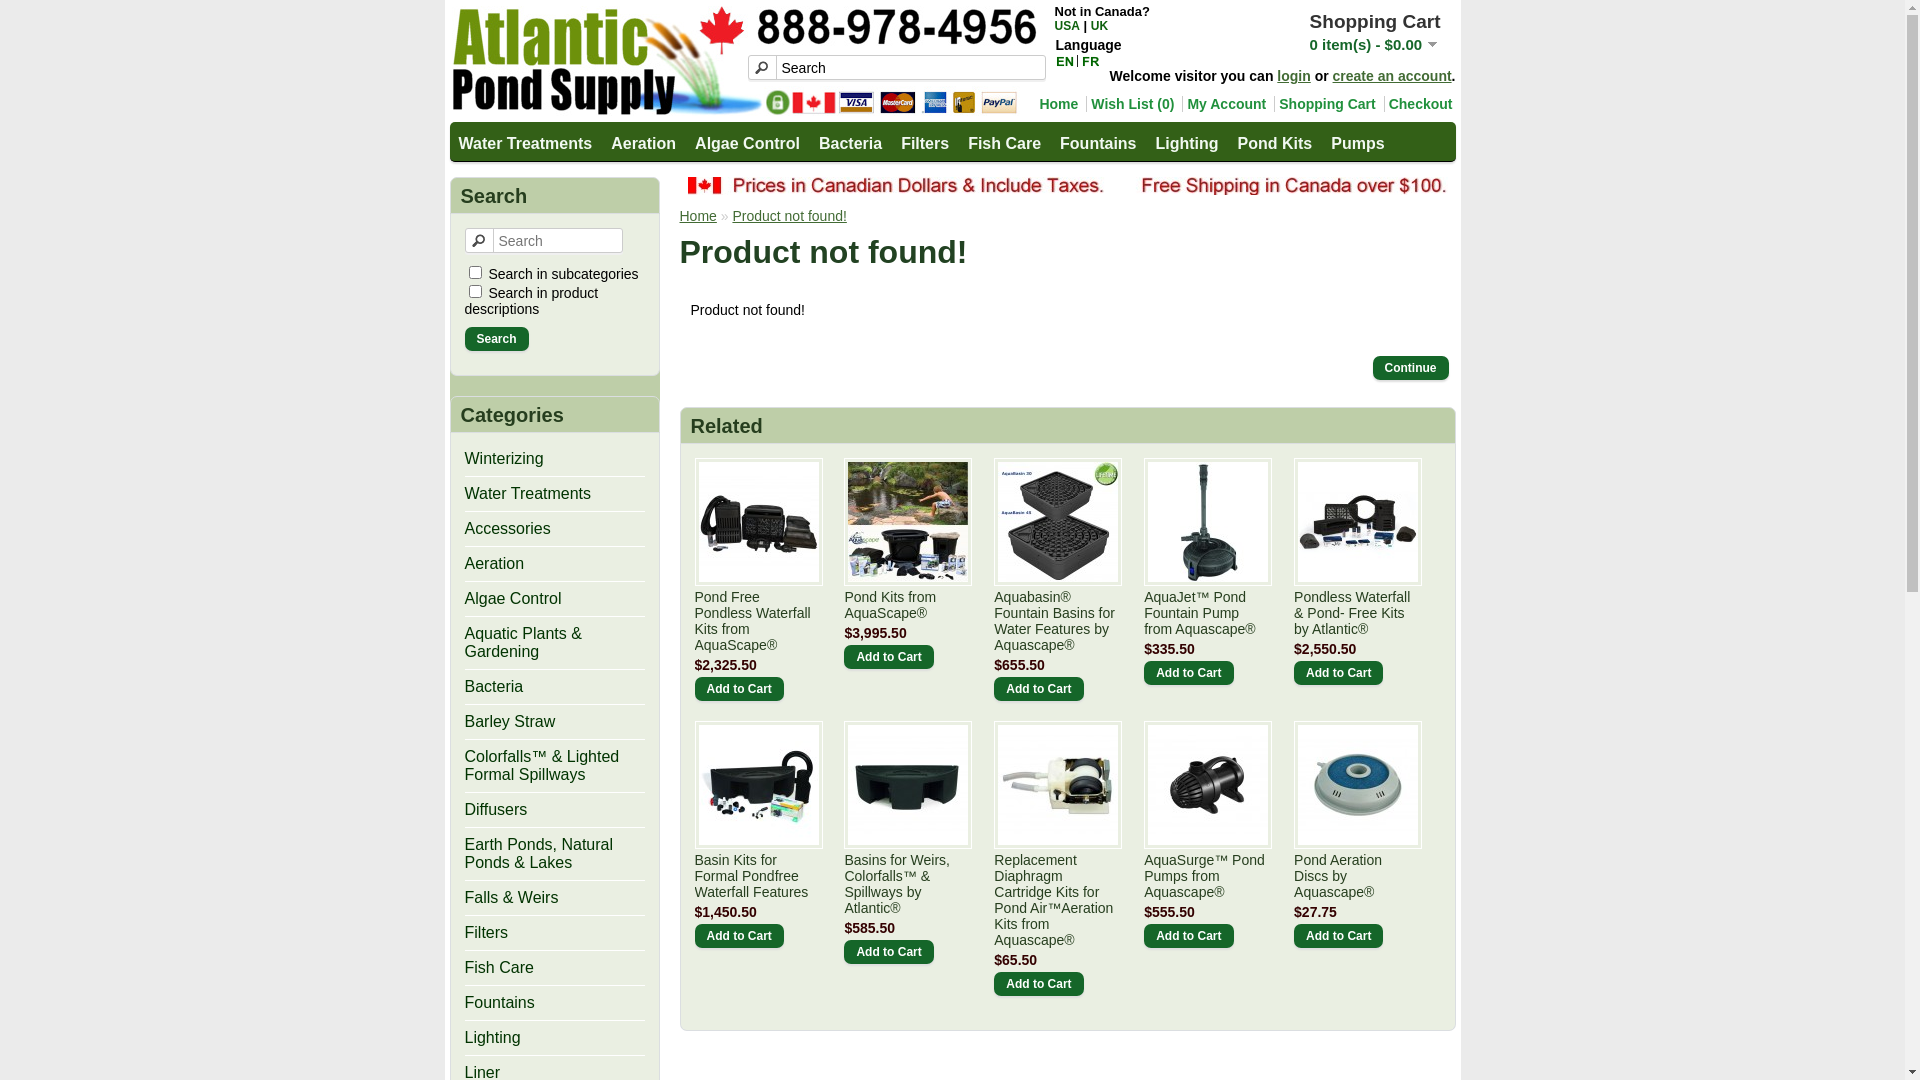 The width and height of the screenshot is (1920, 1080). What do you see at coordinates (787, 216) in the screenshot?
I see `'Product not found!'` at bounding box center [787, 216].